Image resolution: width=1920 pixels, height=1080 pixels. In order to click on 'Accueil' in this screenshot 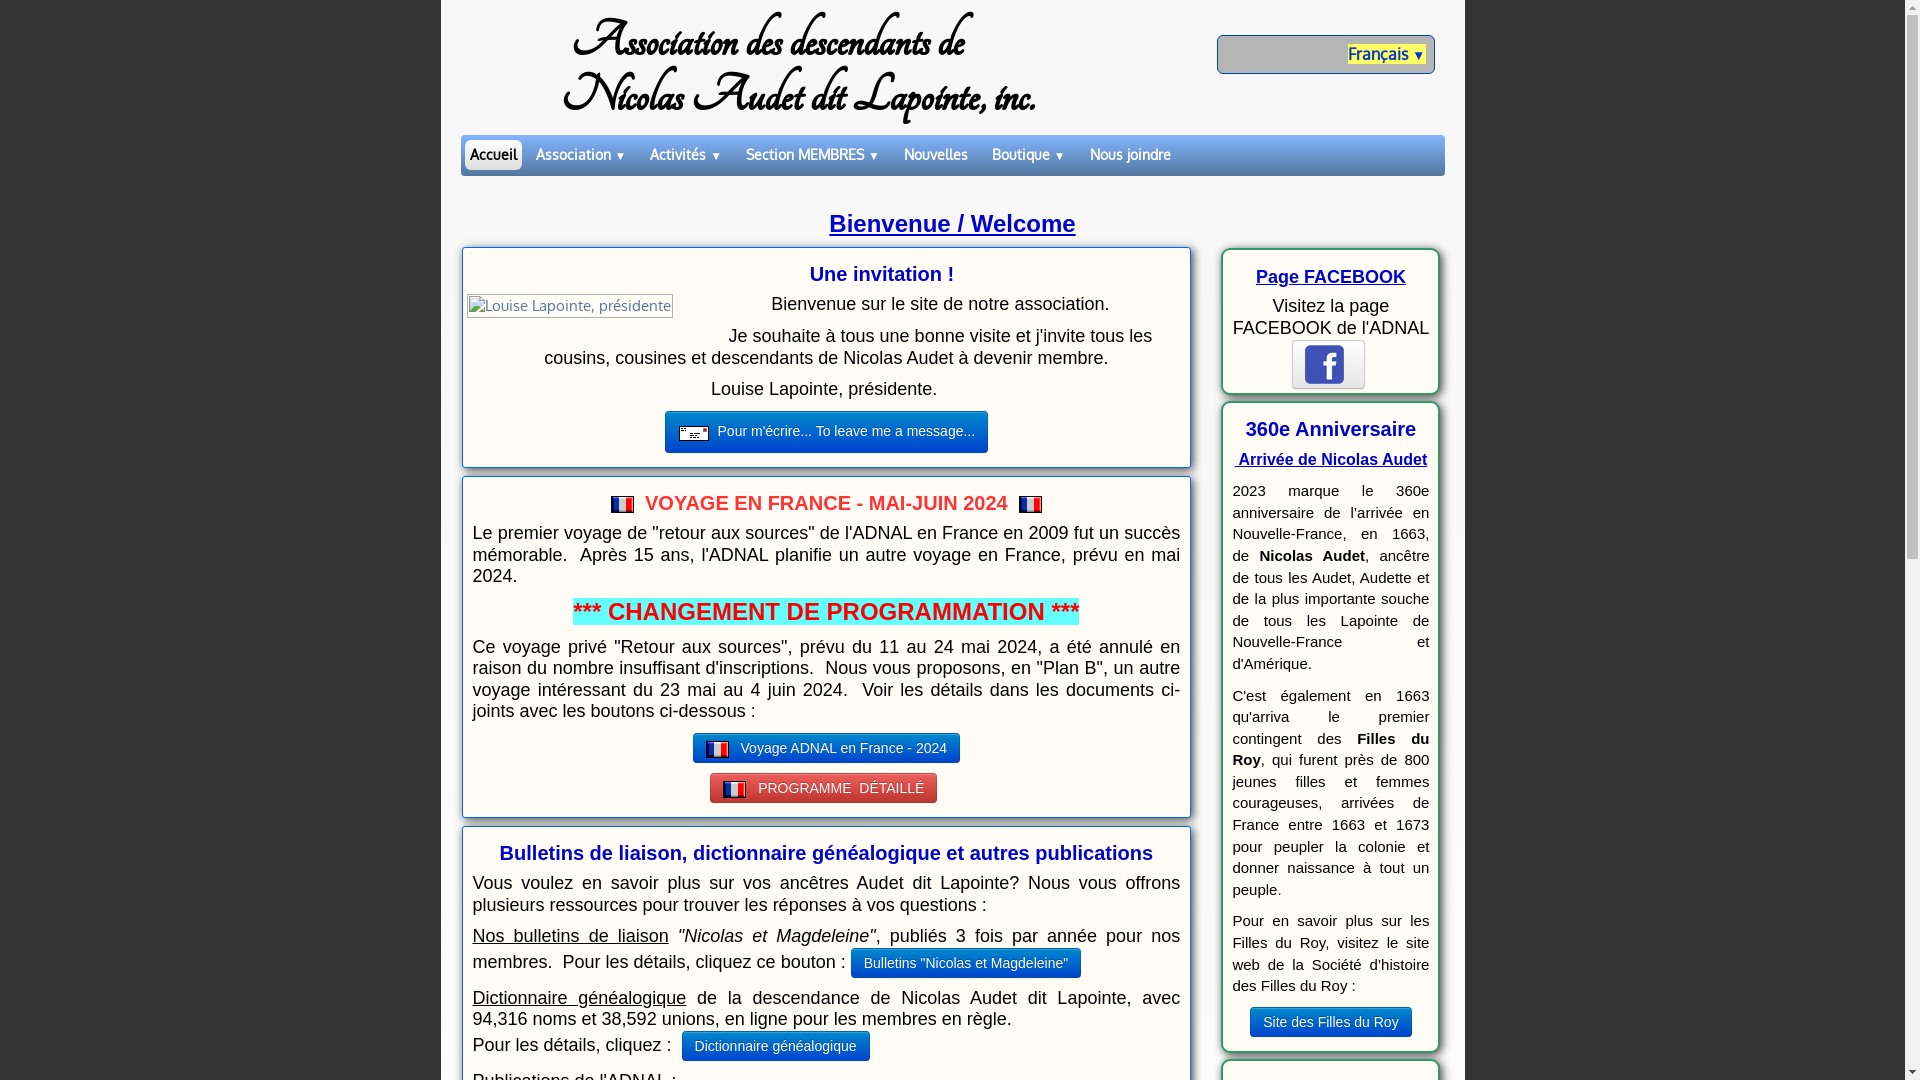, I will do `click(463, 153)`.